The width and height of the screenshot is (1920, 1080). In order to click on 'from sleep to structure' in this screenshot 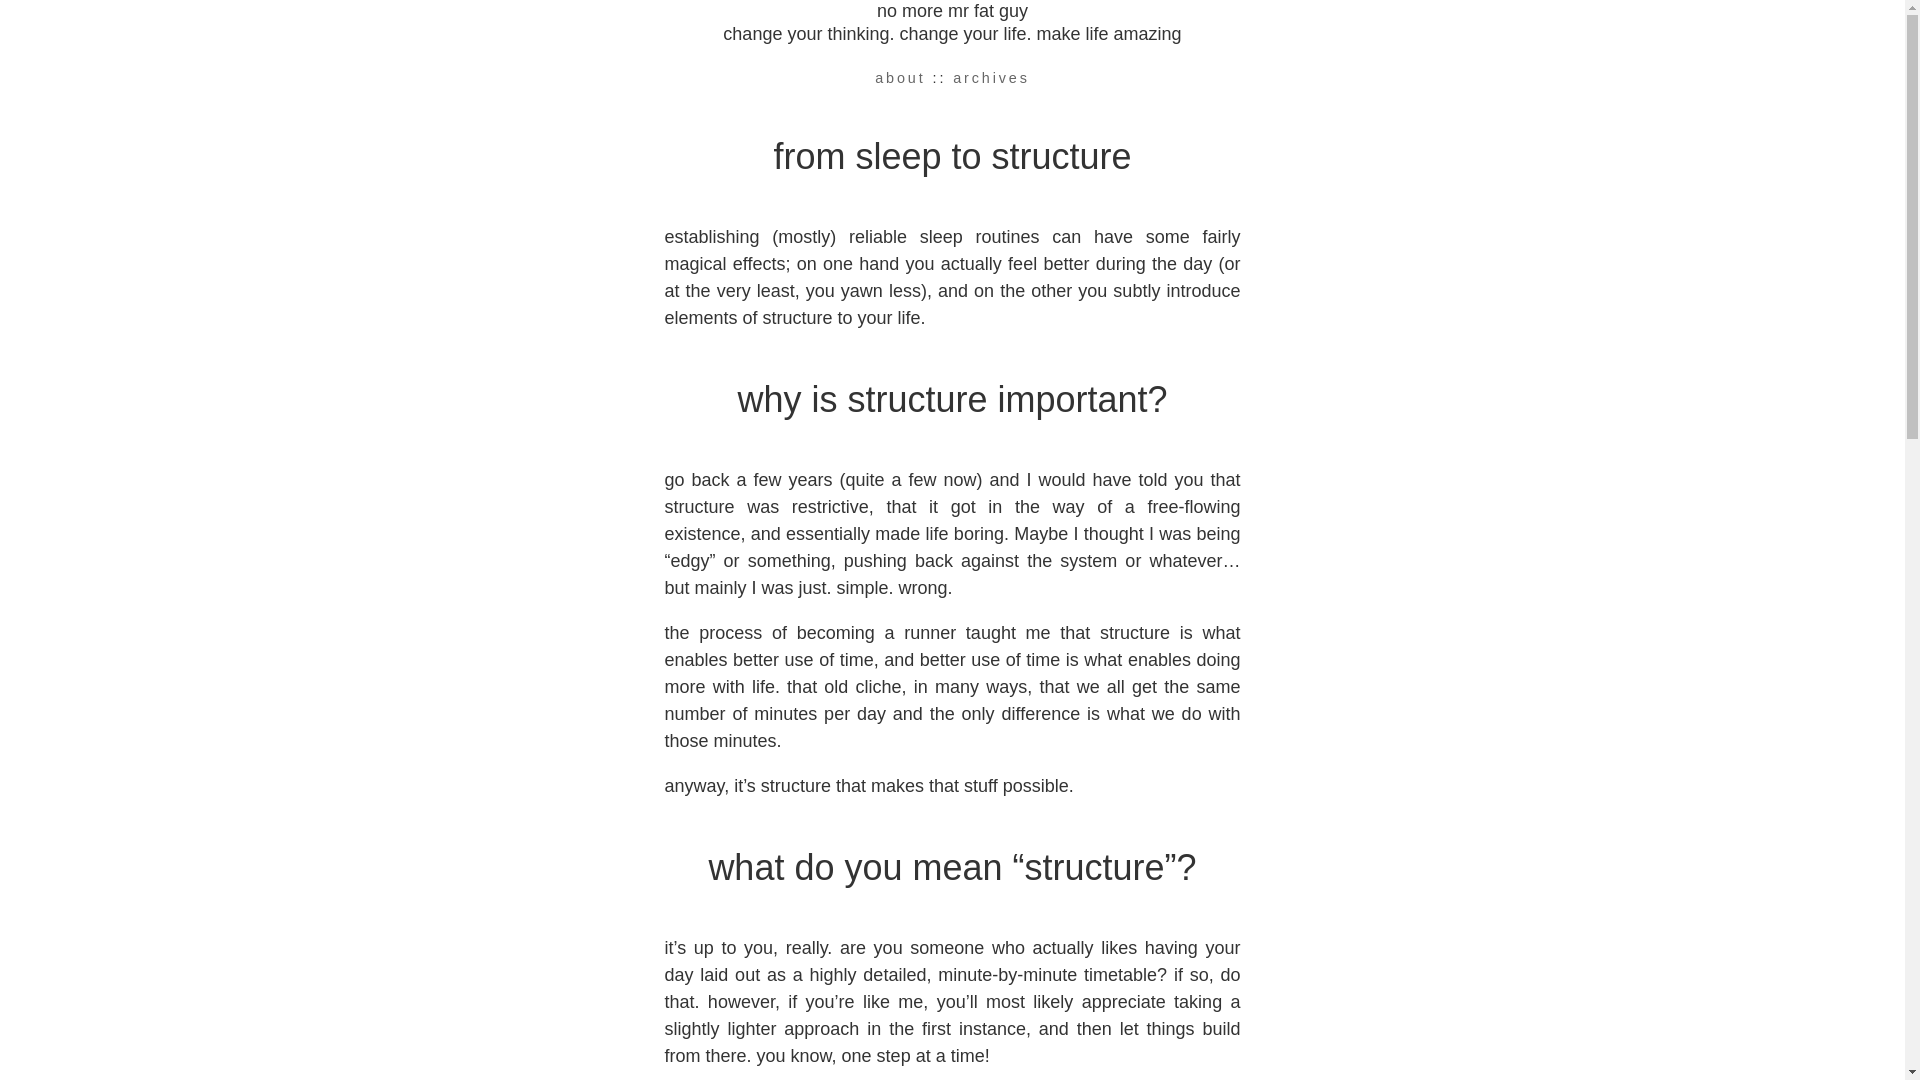, I will do `click(950, 155)`.